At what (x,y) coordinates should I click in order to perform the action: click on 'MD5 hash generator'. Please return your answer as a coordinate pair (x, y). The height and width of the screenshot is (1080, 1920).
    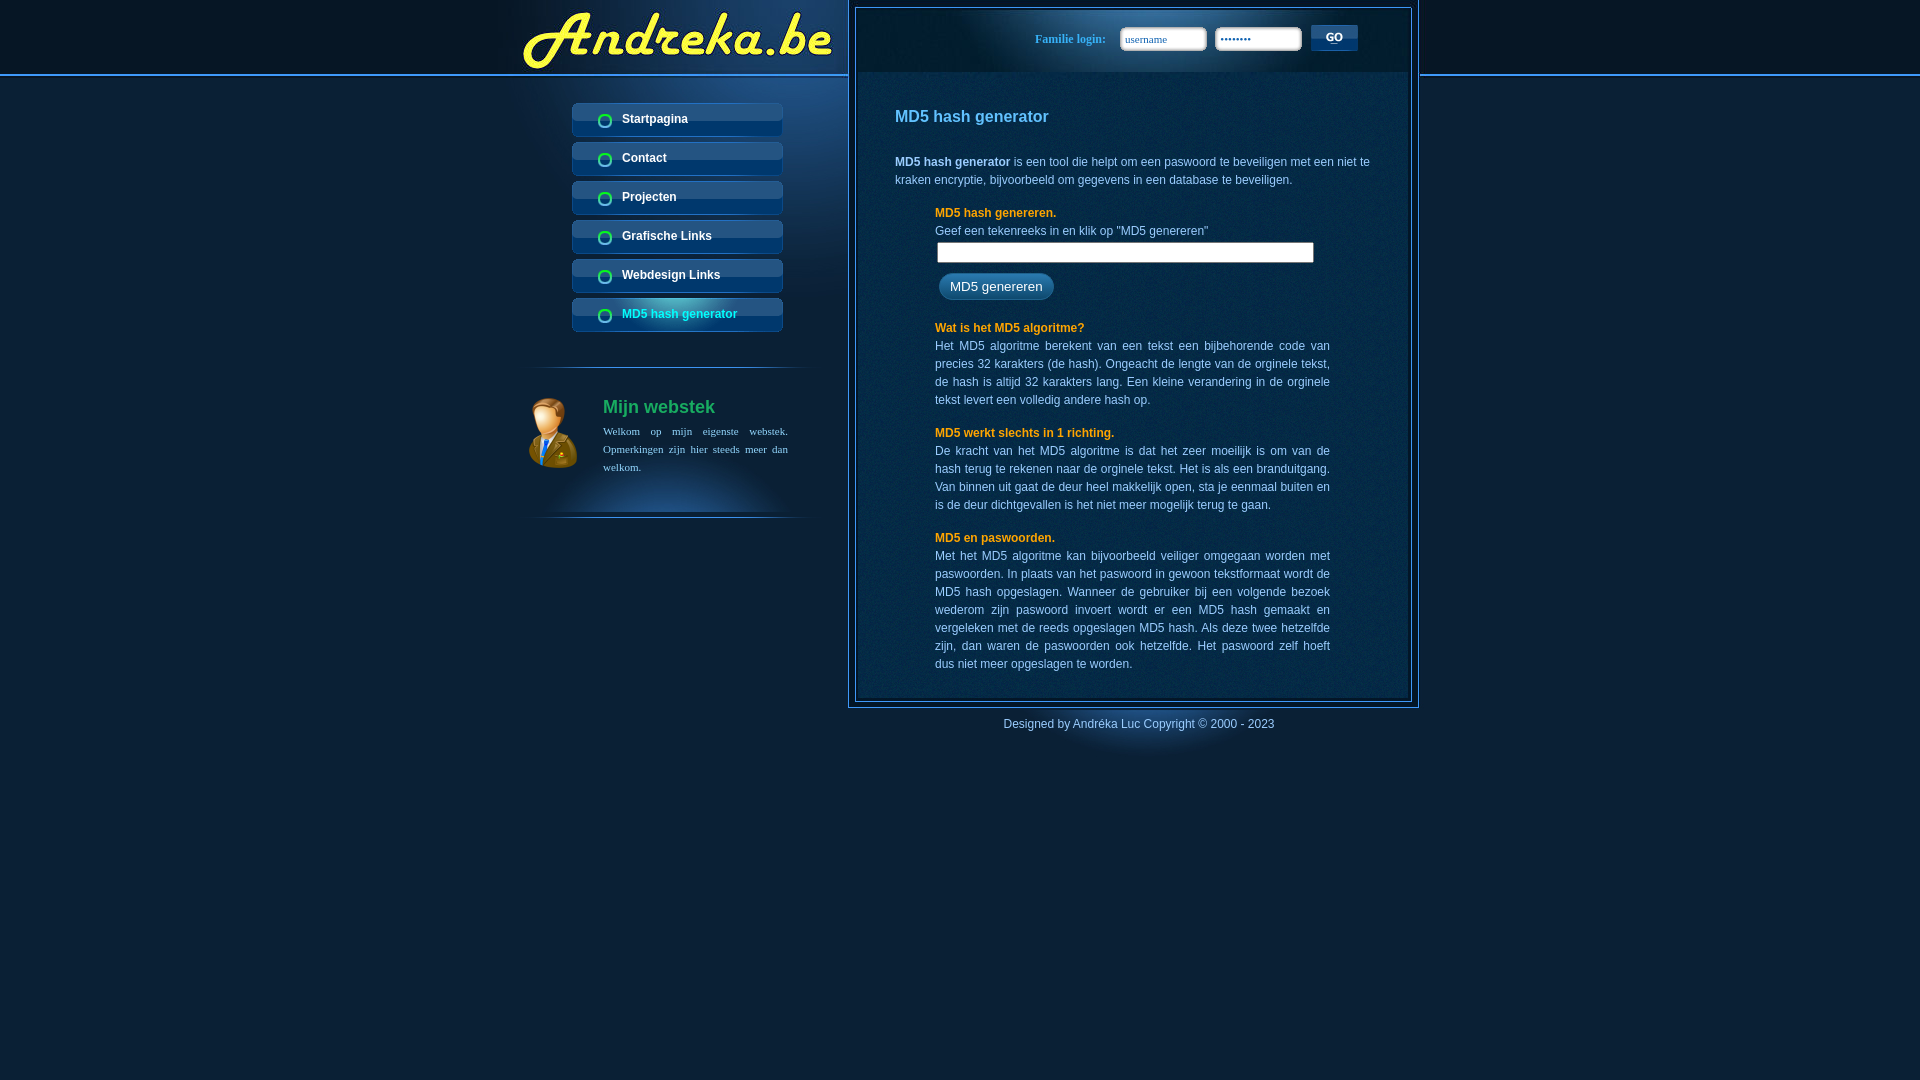
    Looking at the image, I should click on (677, 315).